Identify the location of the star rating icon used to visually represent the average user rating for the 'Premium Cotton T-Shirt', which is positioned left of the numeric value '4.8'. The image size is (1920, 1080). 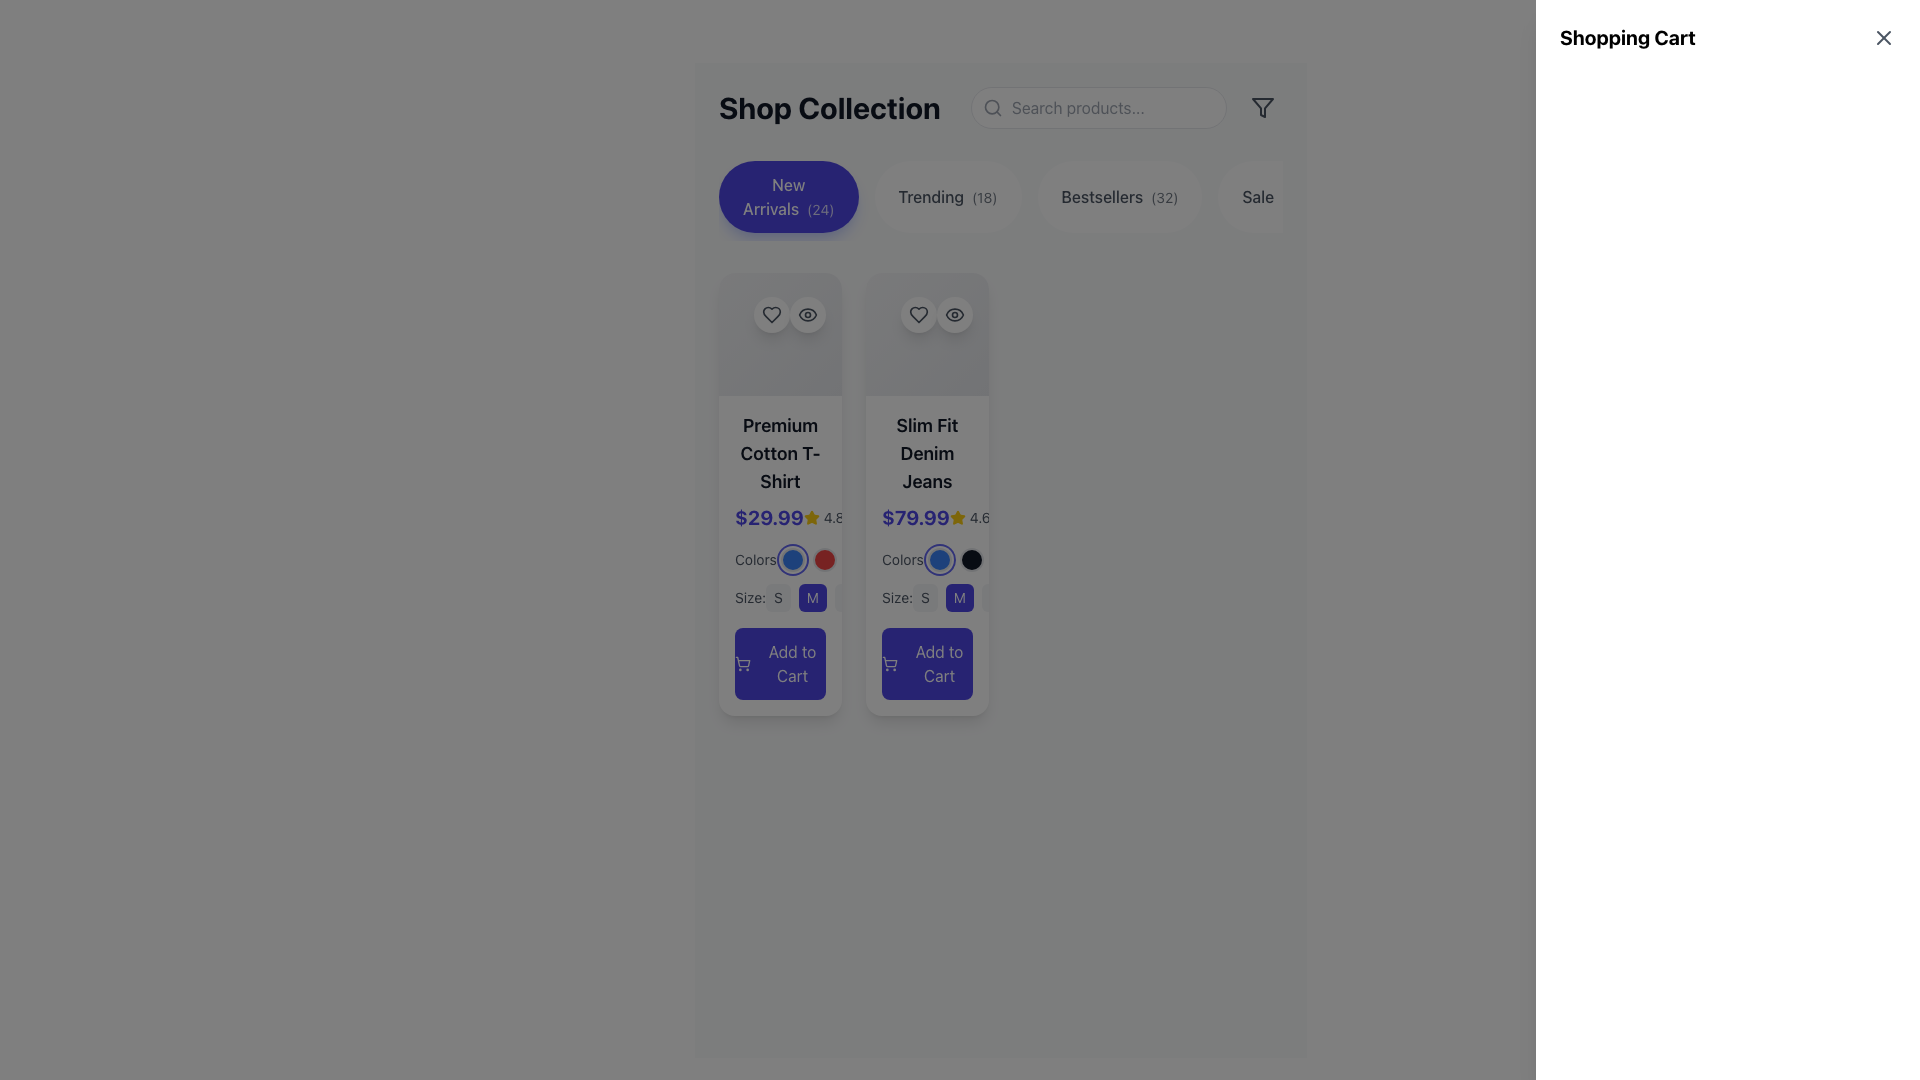
(811, 516).